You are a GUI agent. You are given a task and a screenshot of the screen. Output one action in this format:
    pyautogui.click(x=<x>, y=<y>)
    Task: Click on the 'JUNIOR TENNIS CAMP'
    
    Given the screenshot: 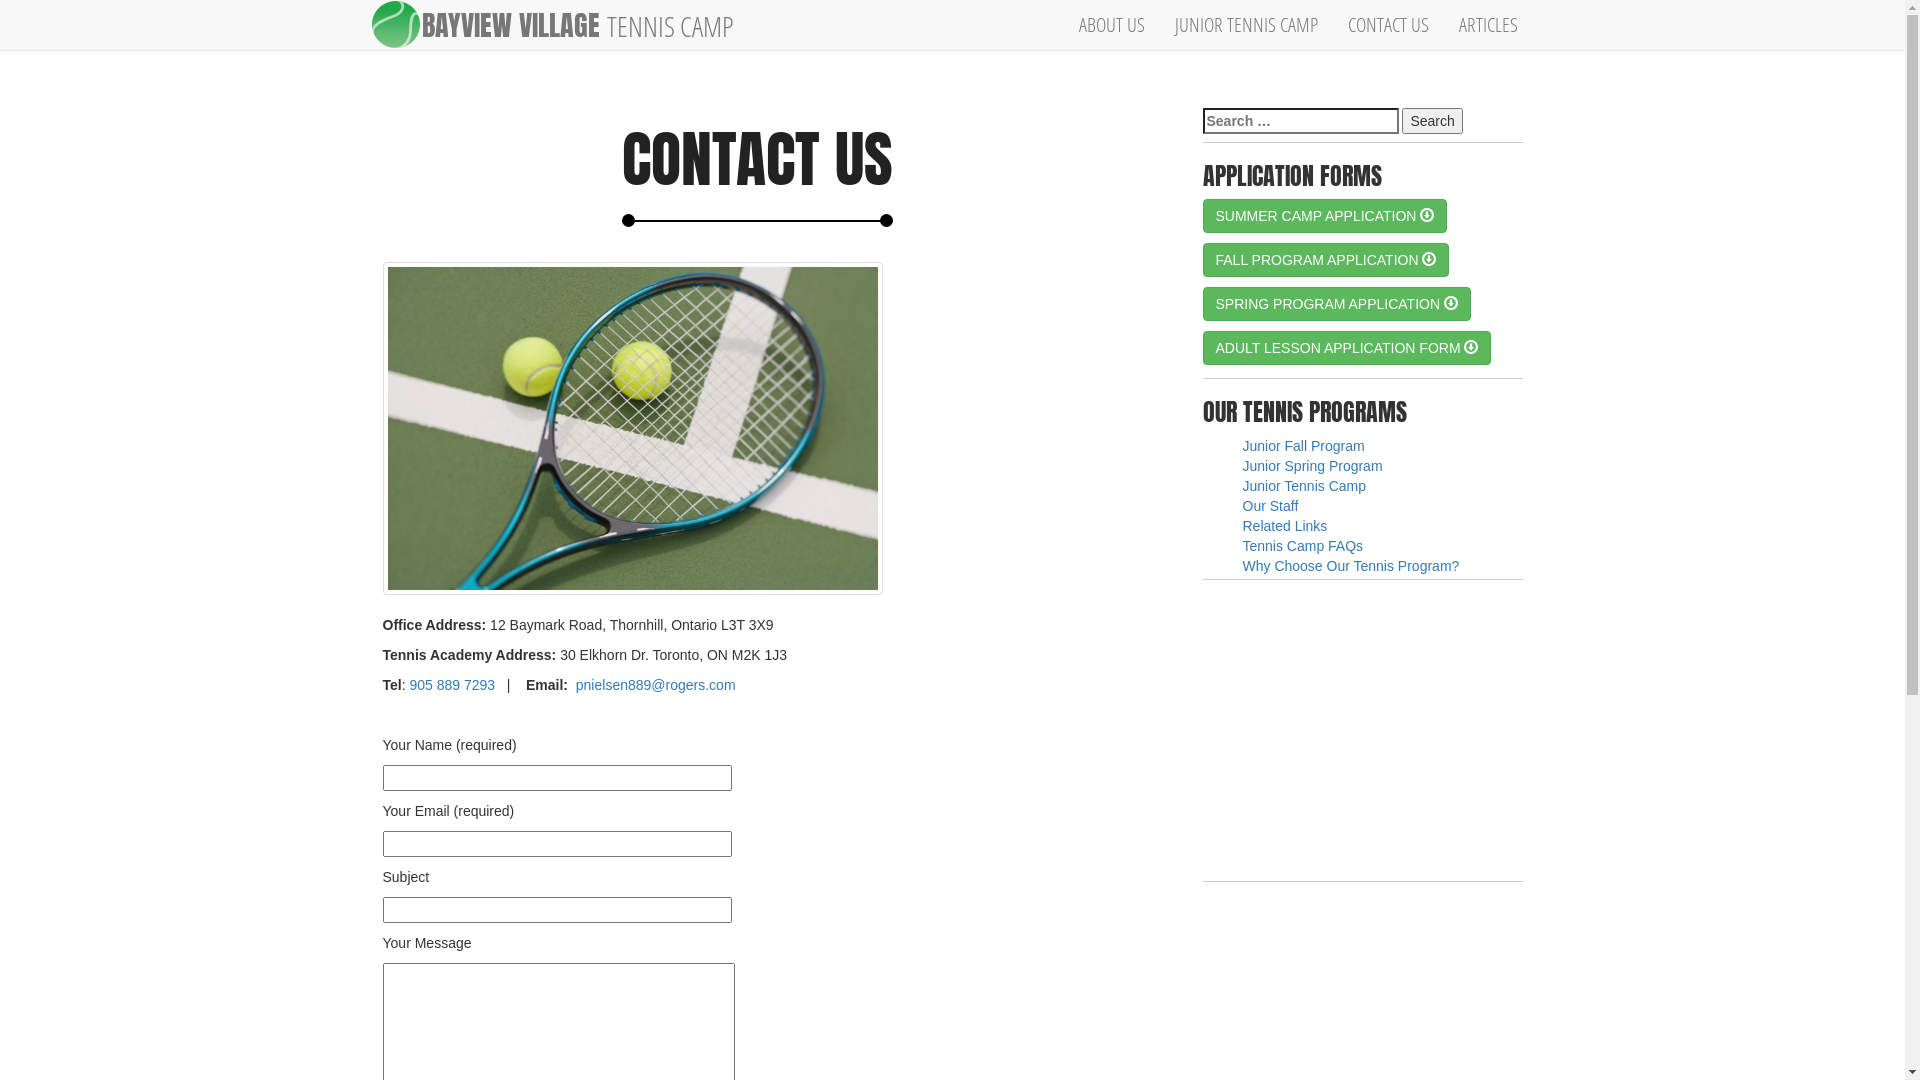 What is the action you would take?
    pyautogui.click(x=1245, y=24)
    